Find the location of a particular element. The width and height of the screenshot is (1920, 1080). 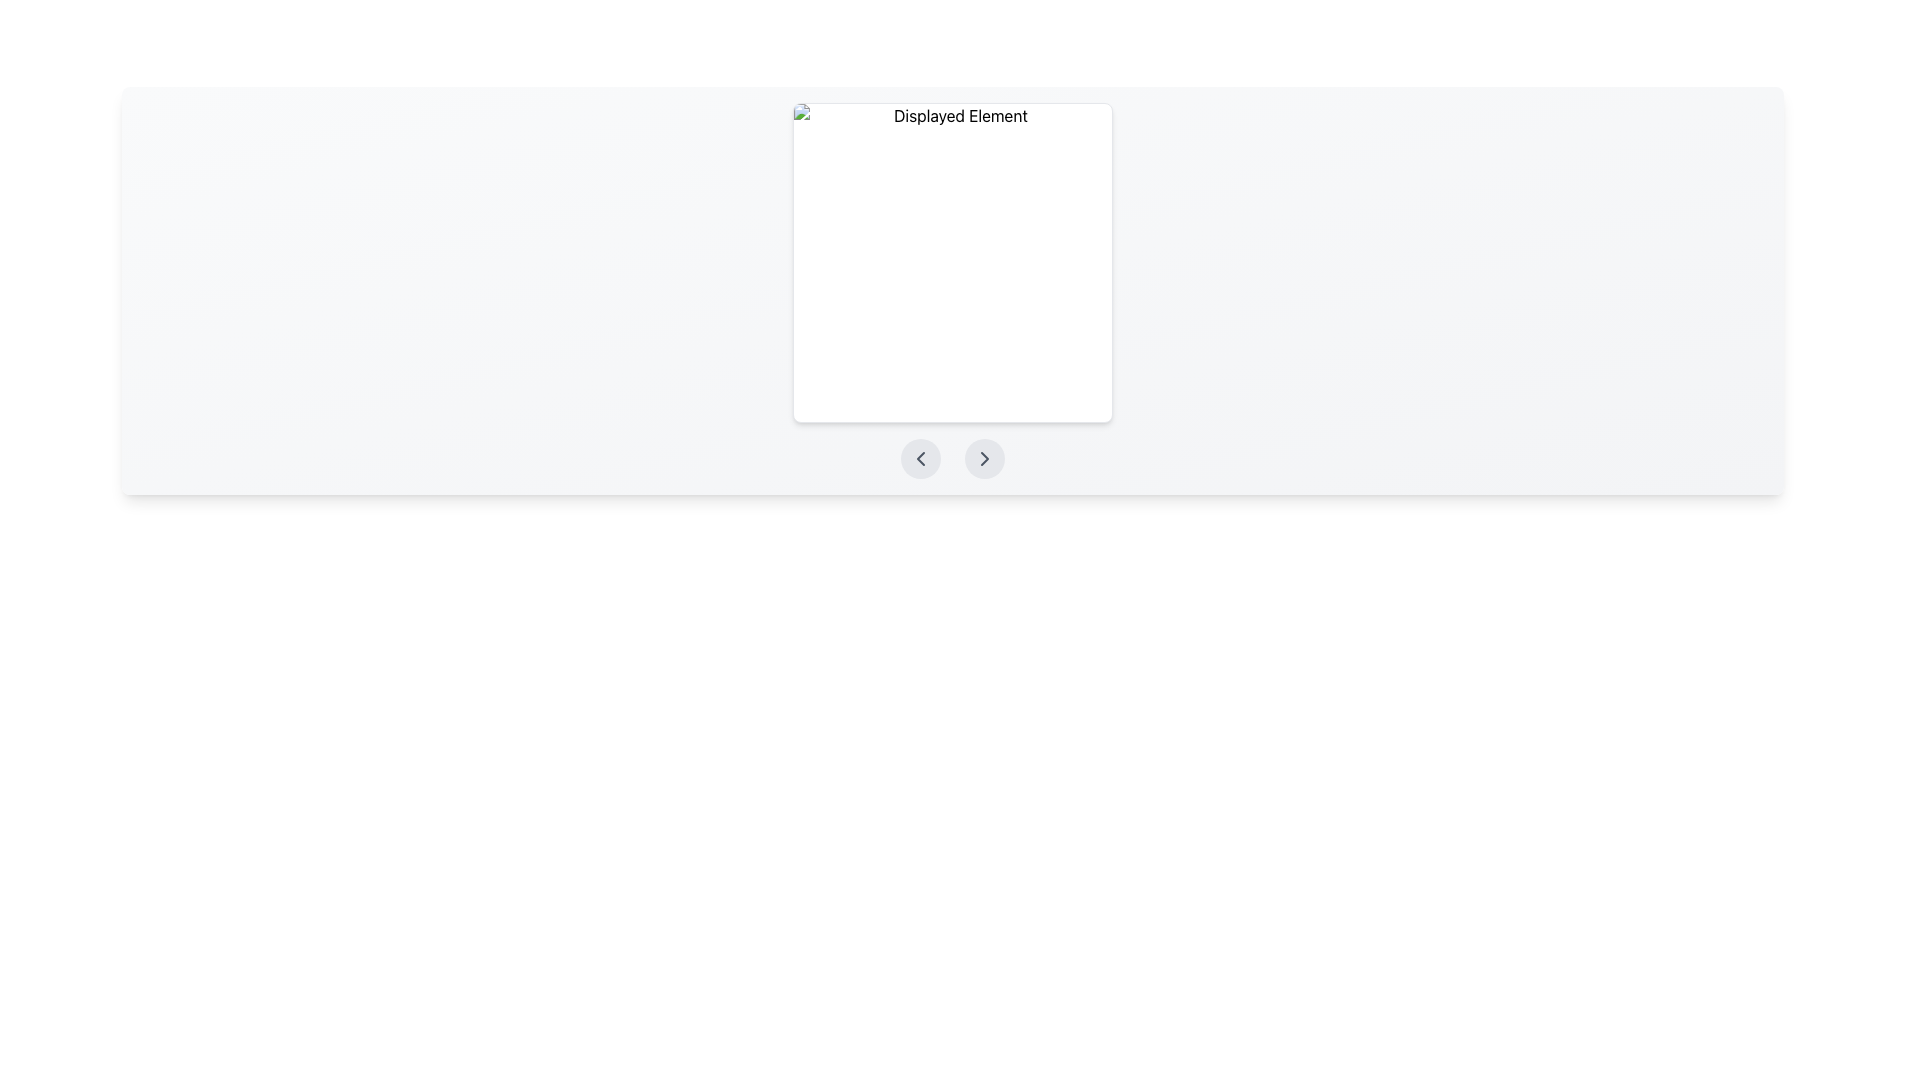

the navigation control buttons of the Control group located below the displayed image is located at coordinates (952, 459).